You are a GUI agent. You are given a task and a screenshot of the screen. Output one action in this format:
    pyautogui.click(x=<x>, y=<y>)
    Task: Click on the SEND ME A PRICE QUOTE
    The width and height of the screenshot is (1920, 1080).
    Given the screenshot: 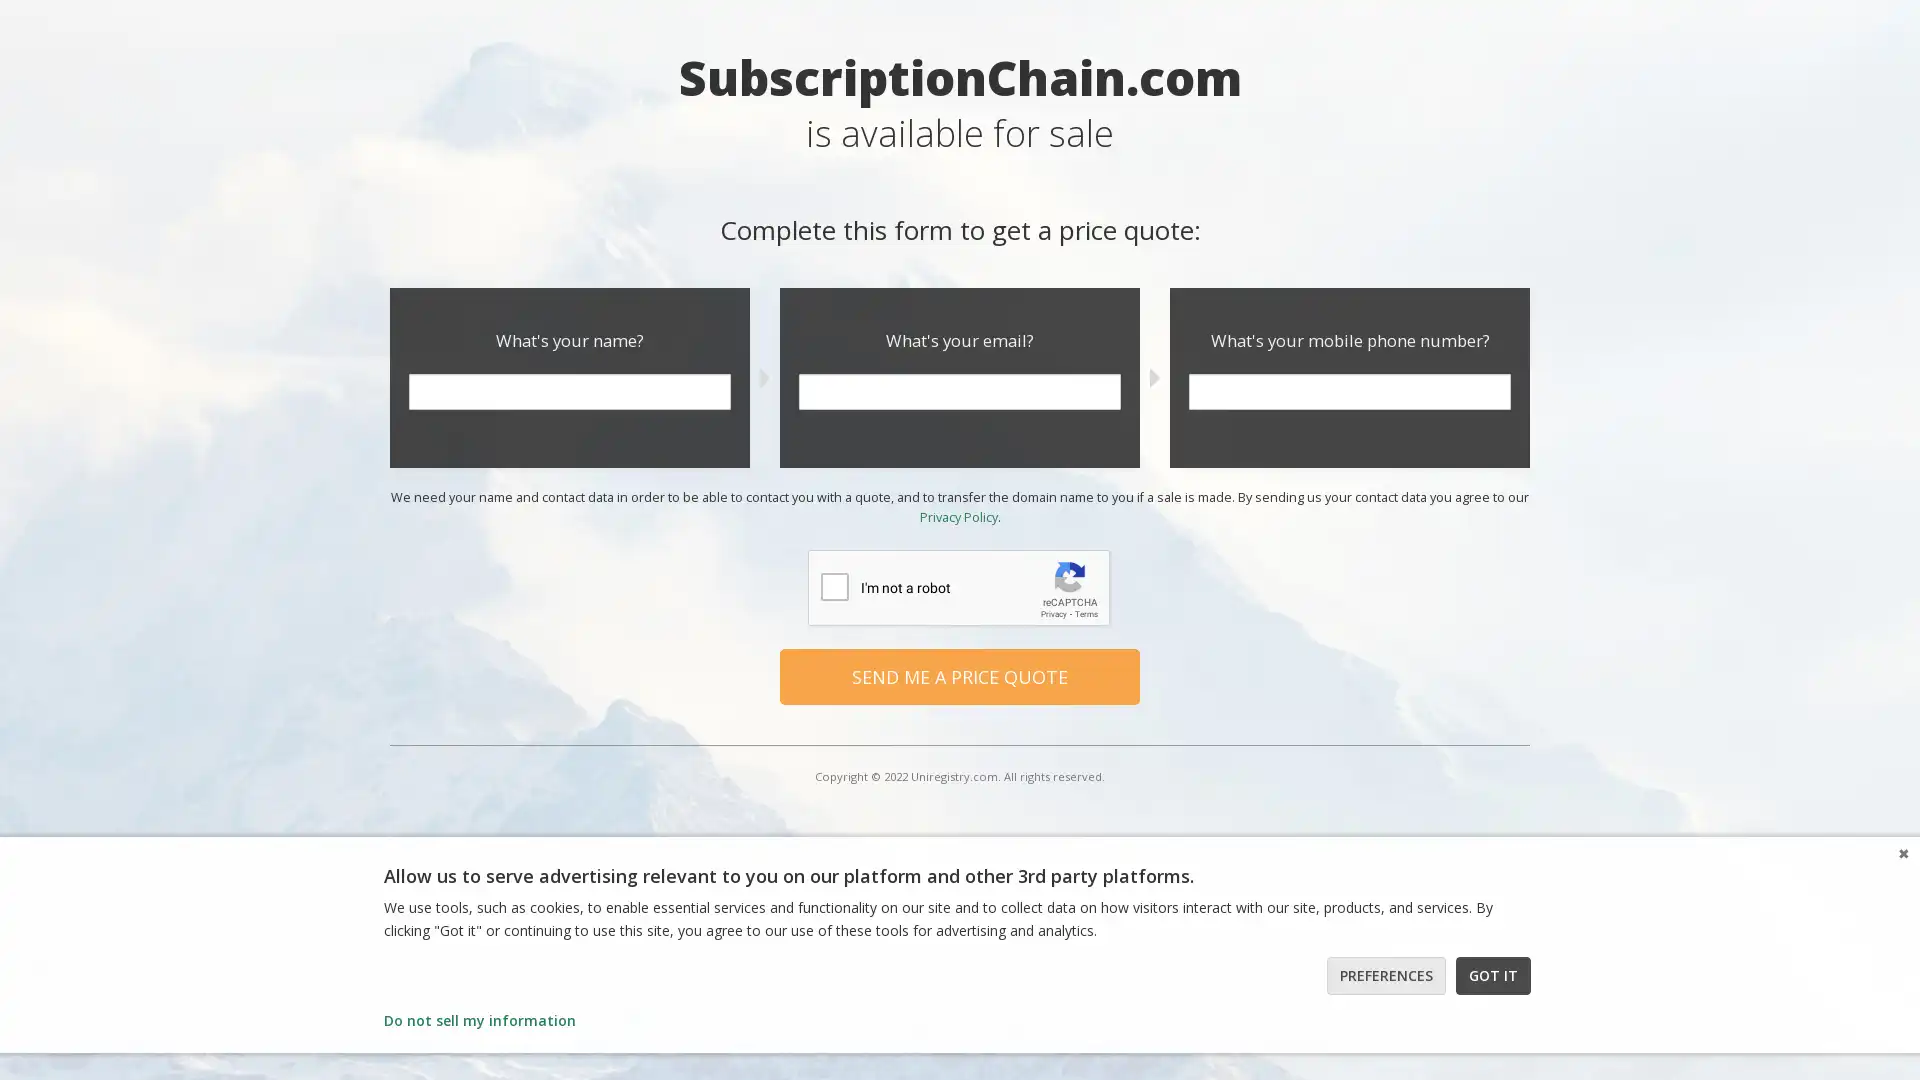 What is the action you would take?
    pyautogui.click(x=960, y=676)
    